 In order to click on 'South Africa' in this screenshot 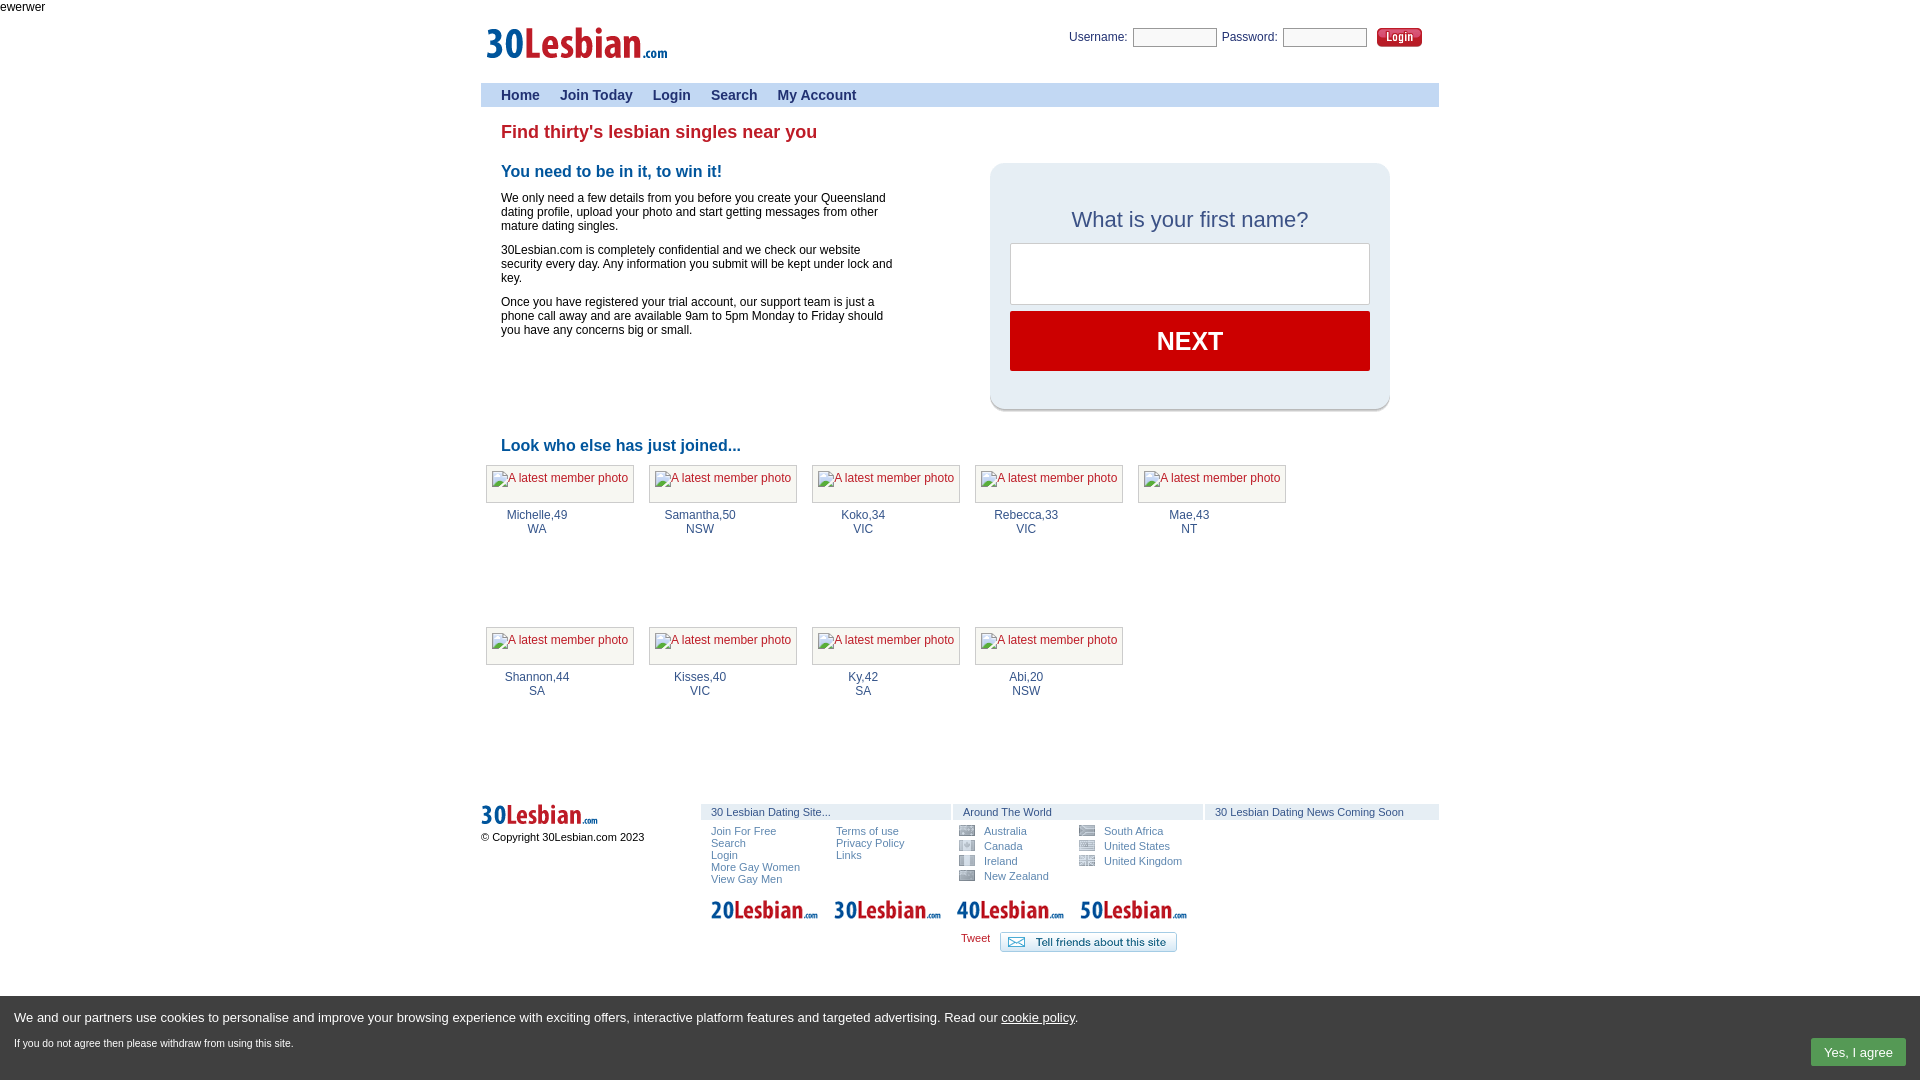, I will do `click(1131, 830)`.